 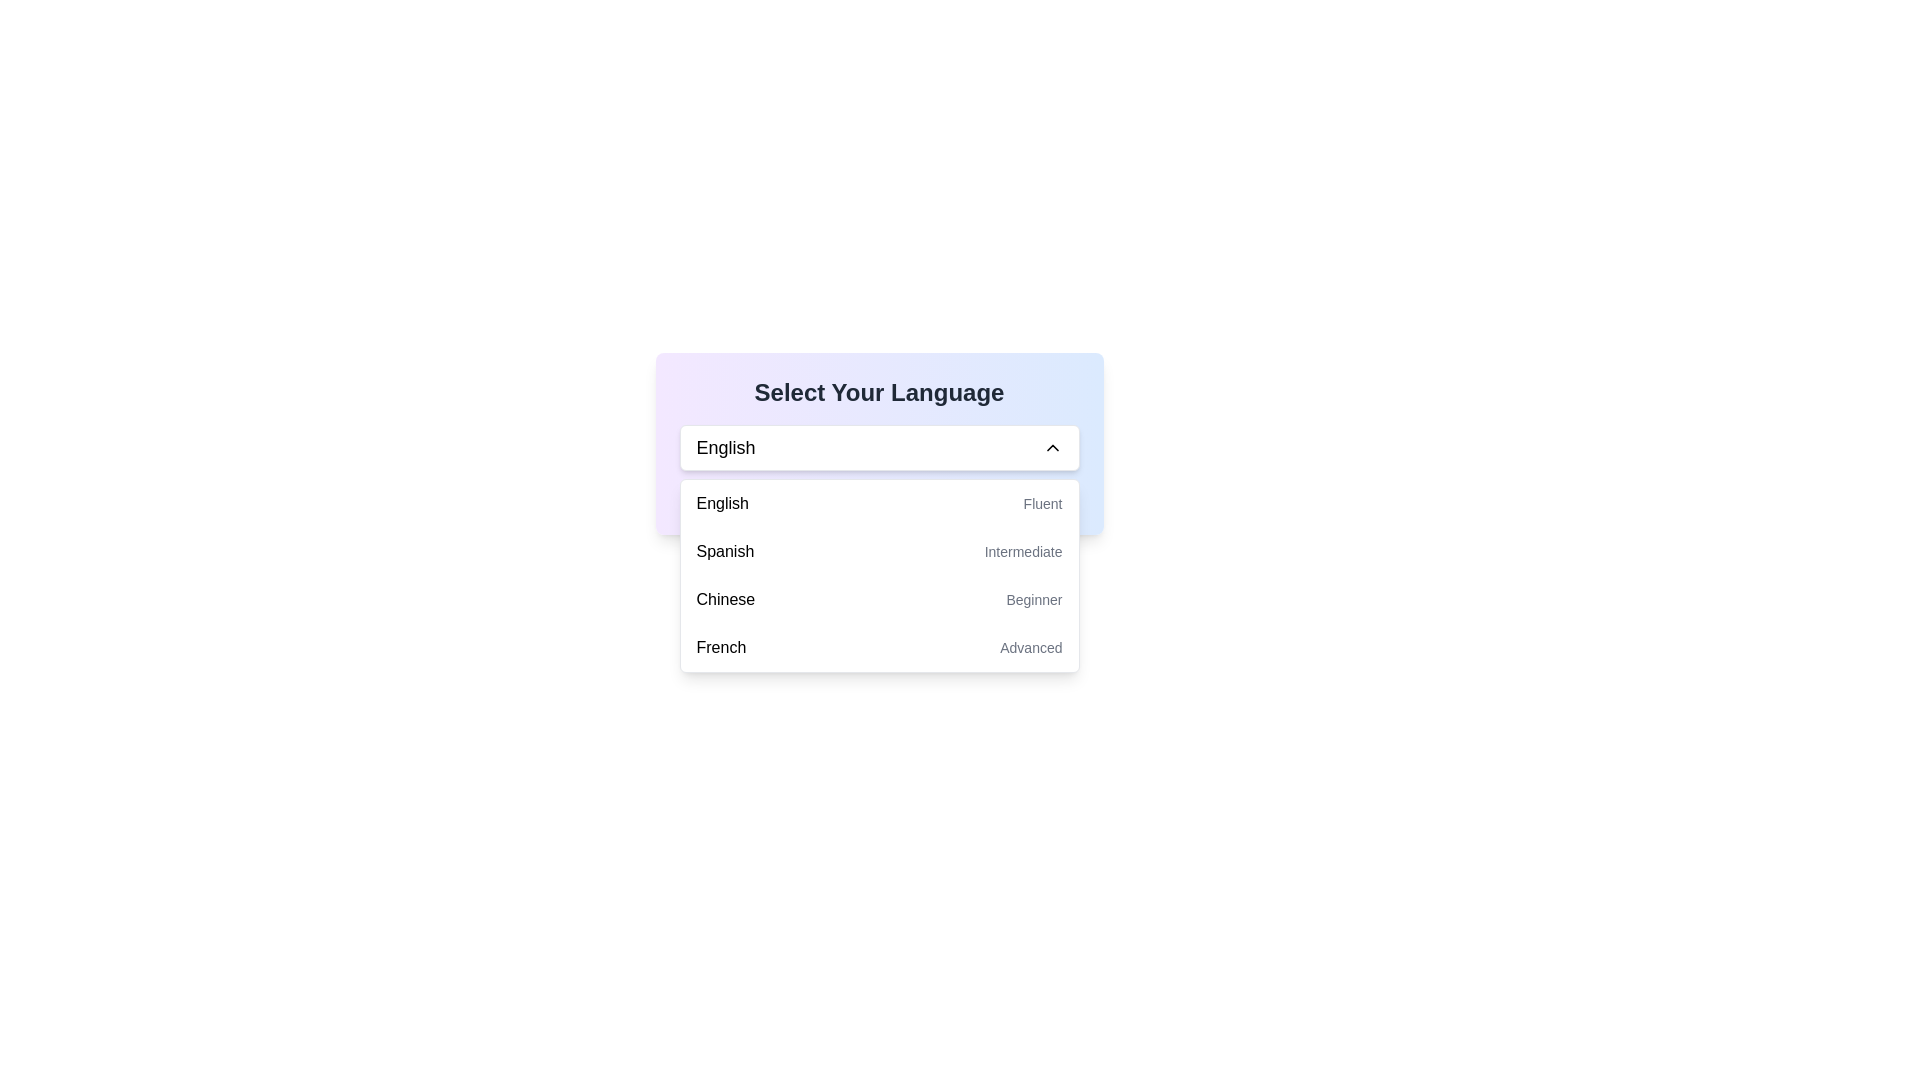 What do you see at coordinates (1042, 503) in the screenshot?
I see `the static text label indicating the proficiency level associated with the language 'English', which is located to the right of the text 'English' within the dropdown menu labeled 'Select Your Language'` at bounding box center [1042, 503].